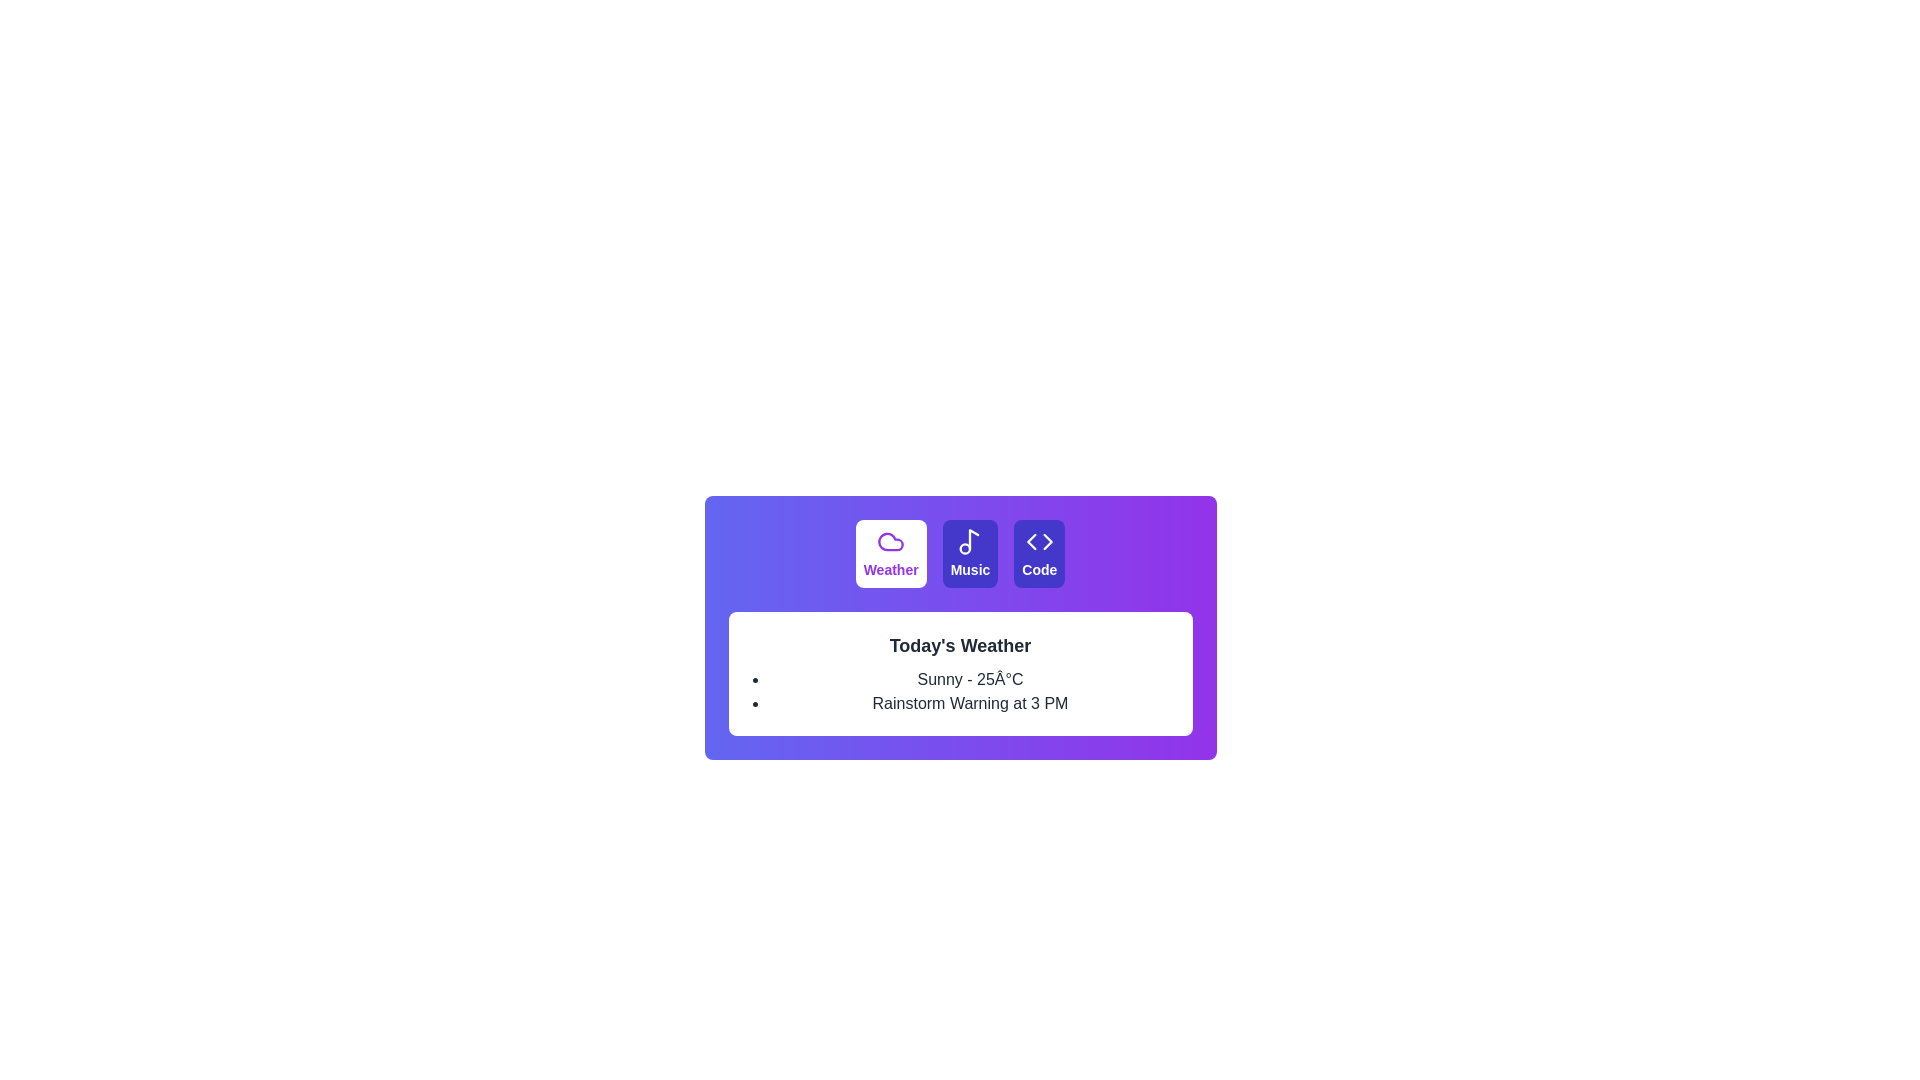 The width and height of the screenshot is (1920, 1080). Describe the element at coordinates (960, 674) in the screenshot. I see `the weather information display titled 'Today's Weather'` at that location.